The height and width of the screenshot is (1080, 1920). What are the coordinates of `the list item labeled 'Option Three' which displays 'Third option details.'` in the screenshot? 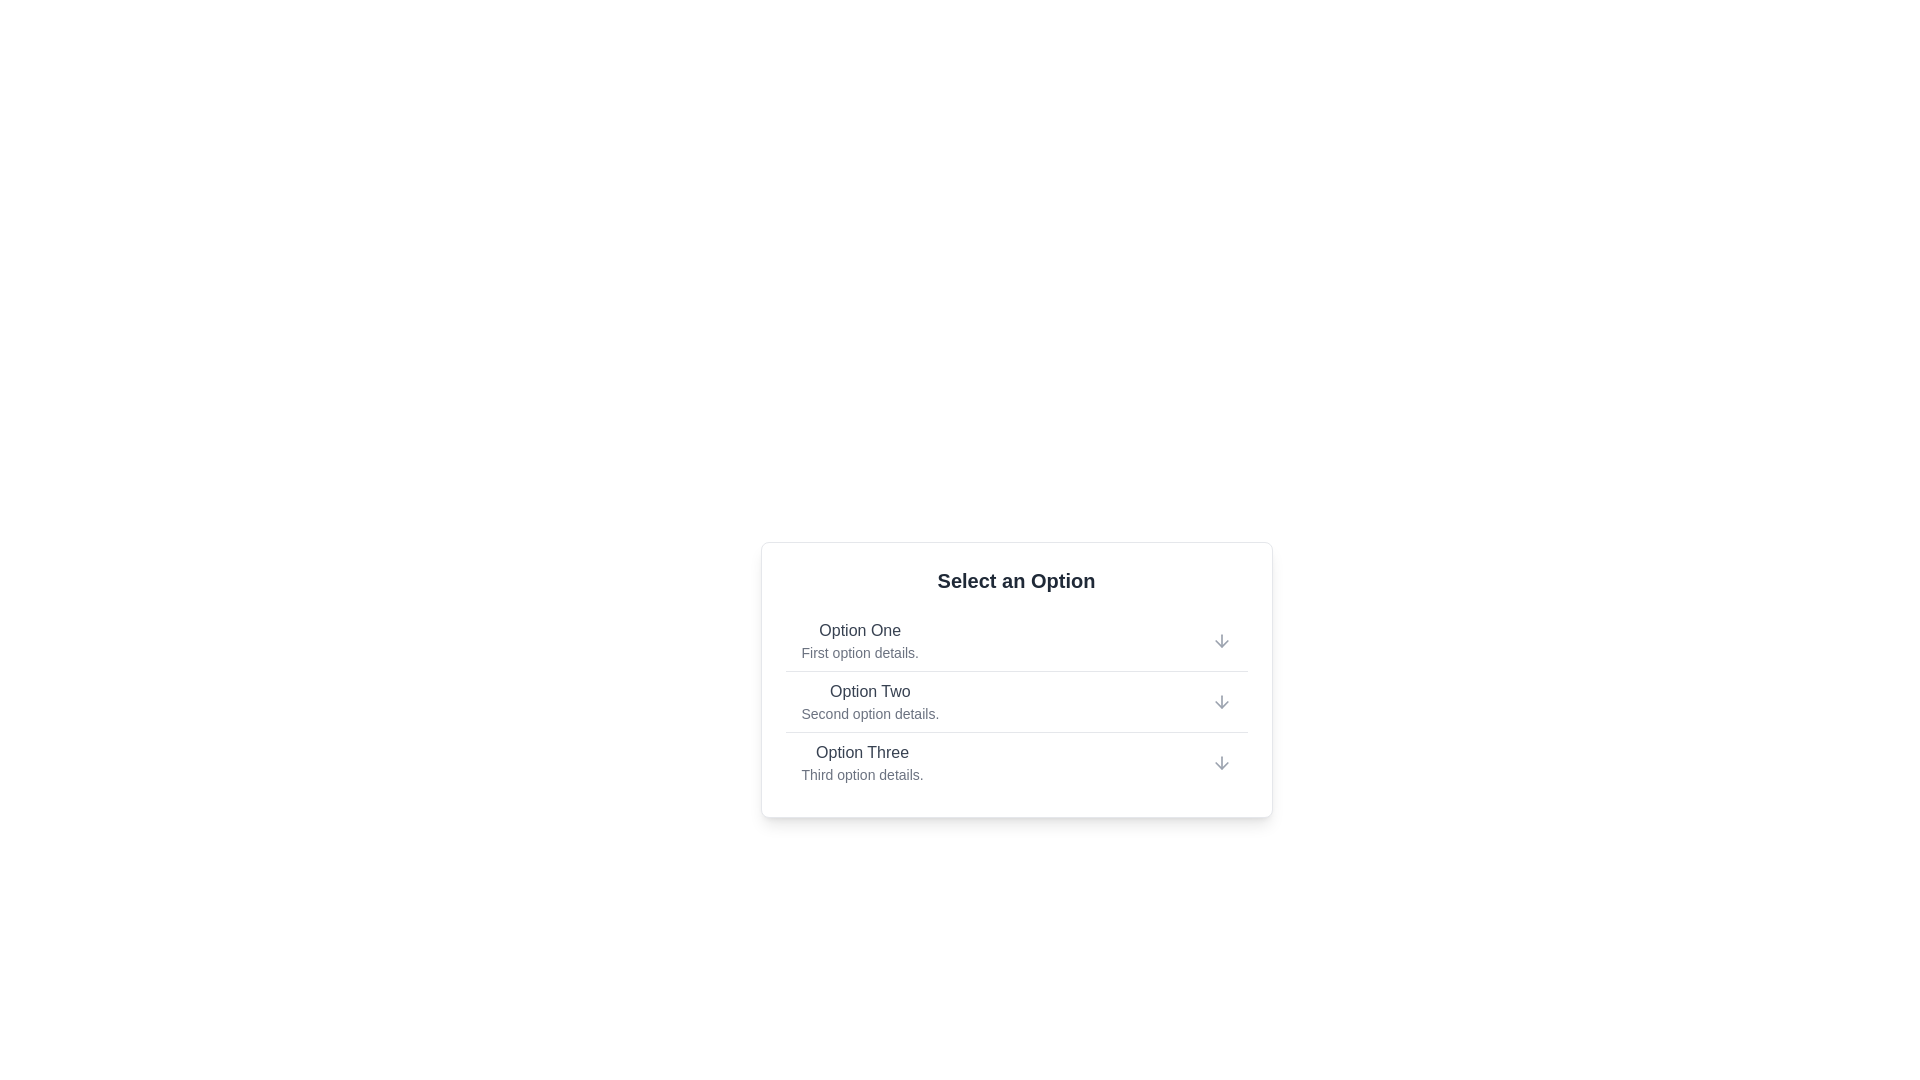 It's located at (1016, 762).